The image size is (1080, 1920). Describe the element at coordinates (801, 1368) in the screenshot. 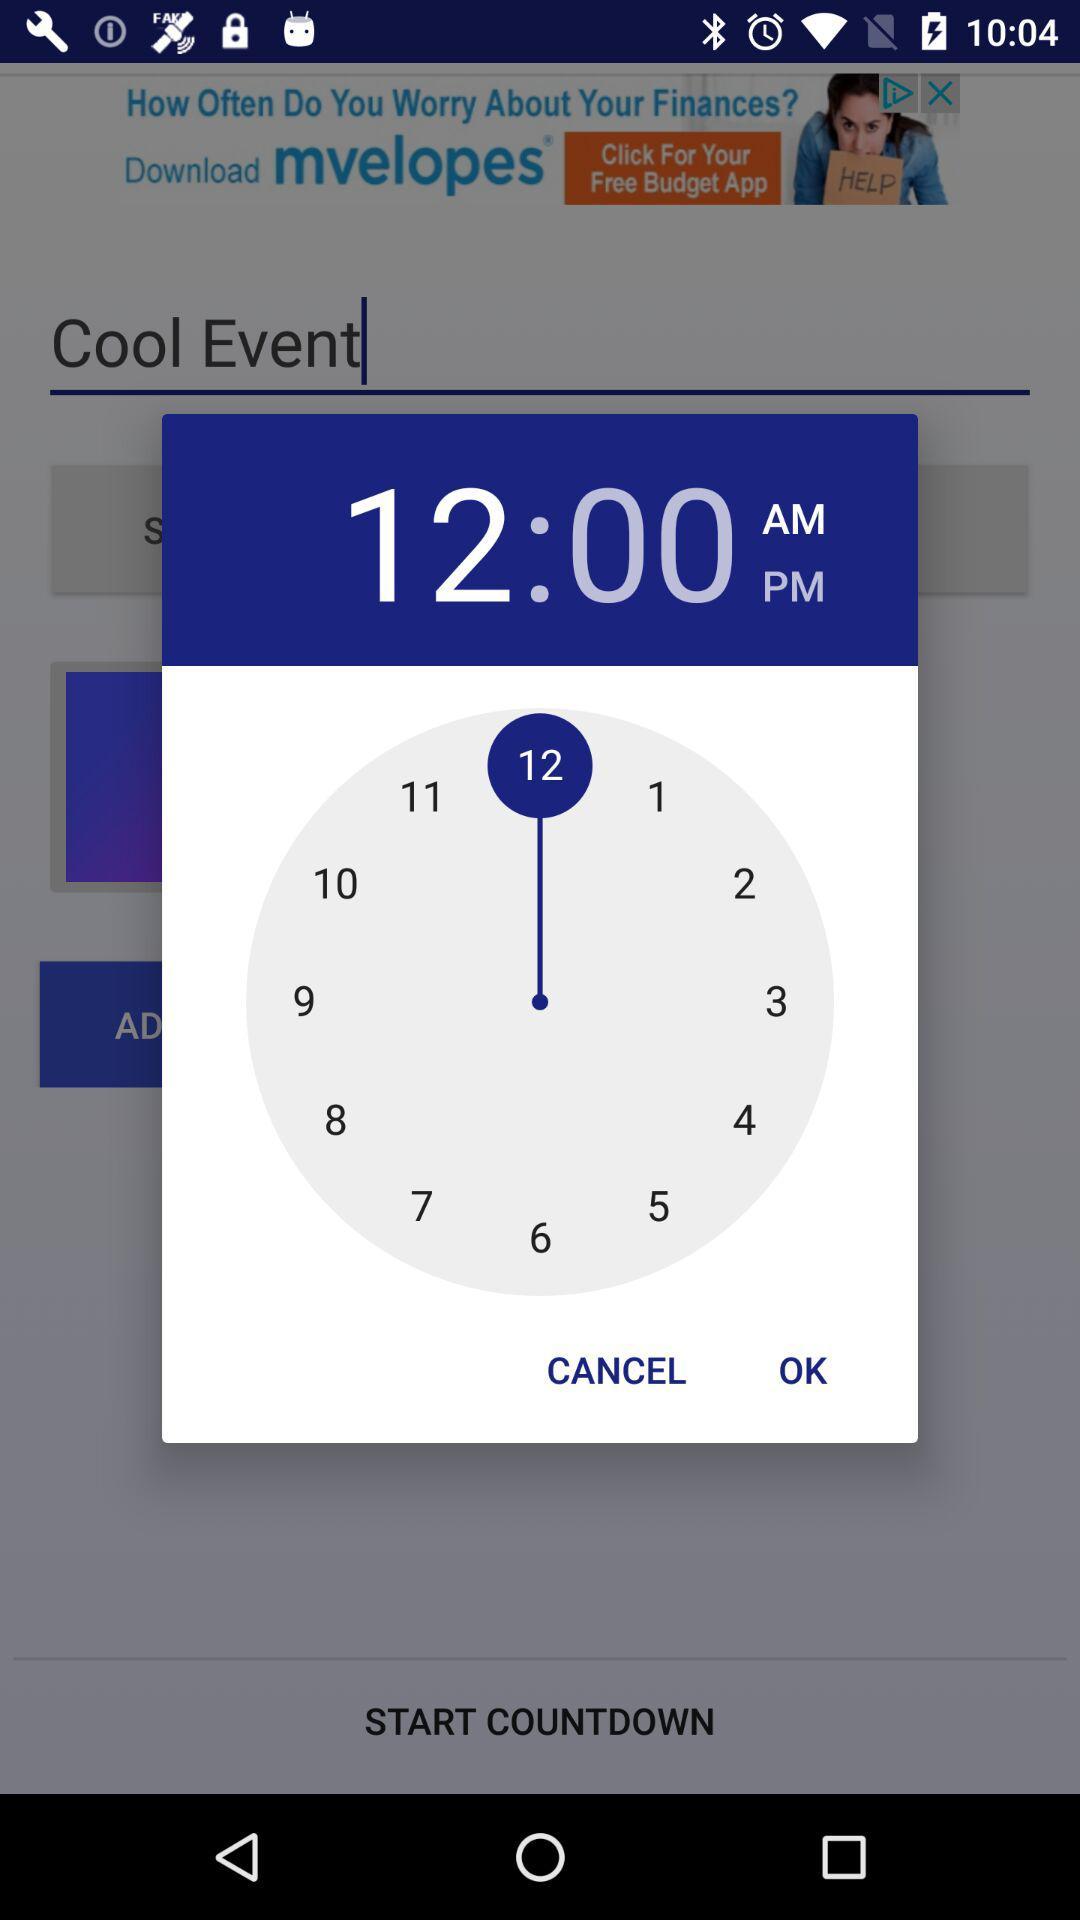

I see `icon at the bottom right corner` at that location.